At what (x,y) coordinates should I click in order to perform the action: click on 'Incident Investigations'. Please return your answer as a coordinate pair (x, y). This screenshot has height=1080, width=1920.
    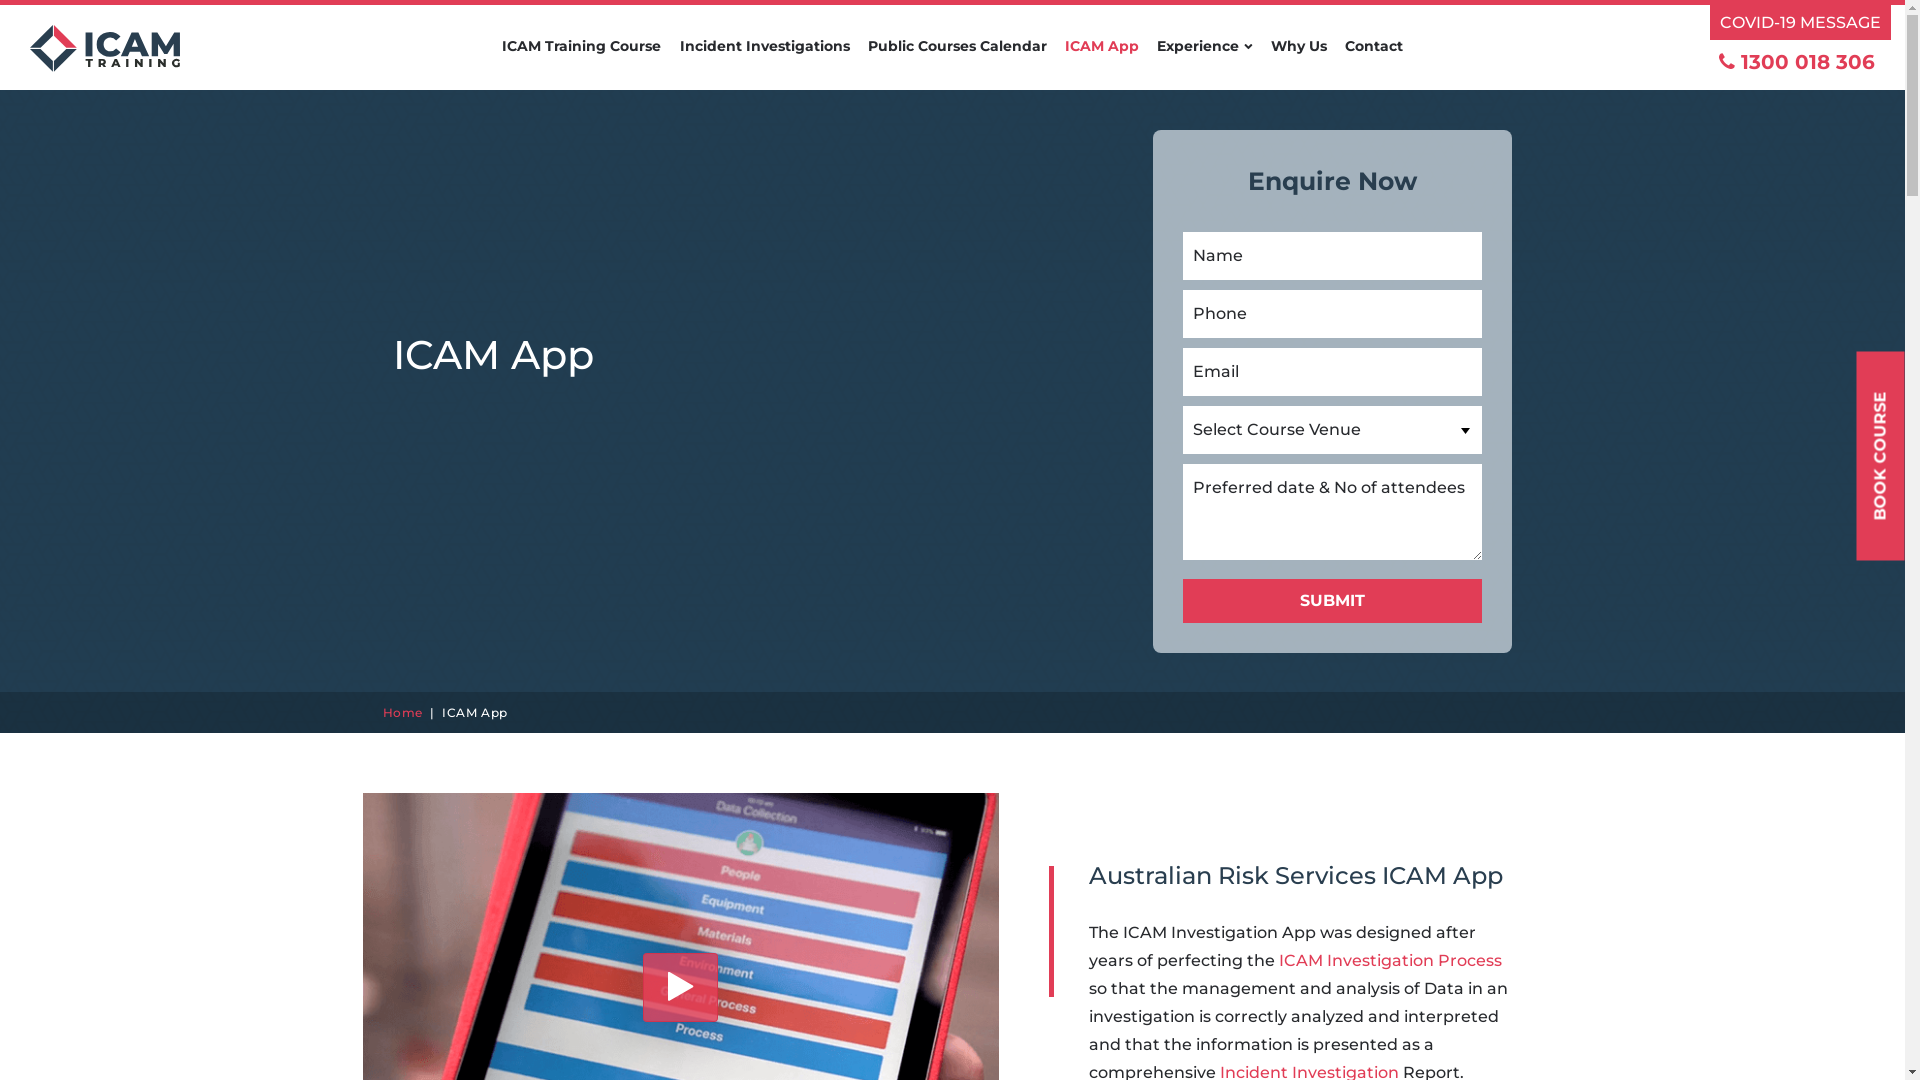
    Looking at the image, I should click on (763, 60).